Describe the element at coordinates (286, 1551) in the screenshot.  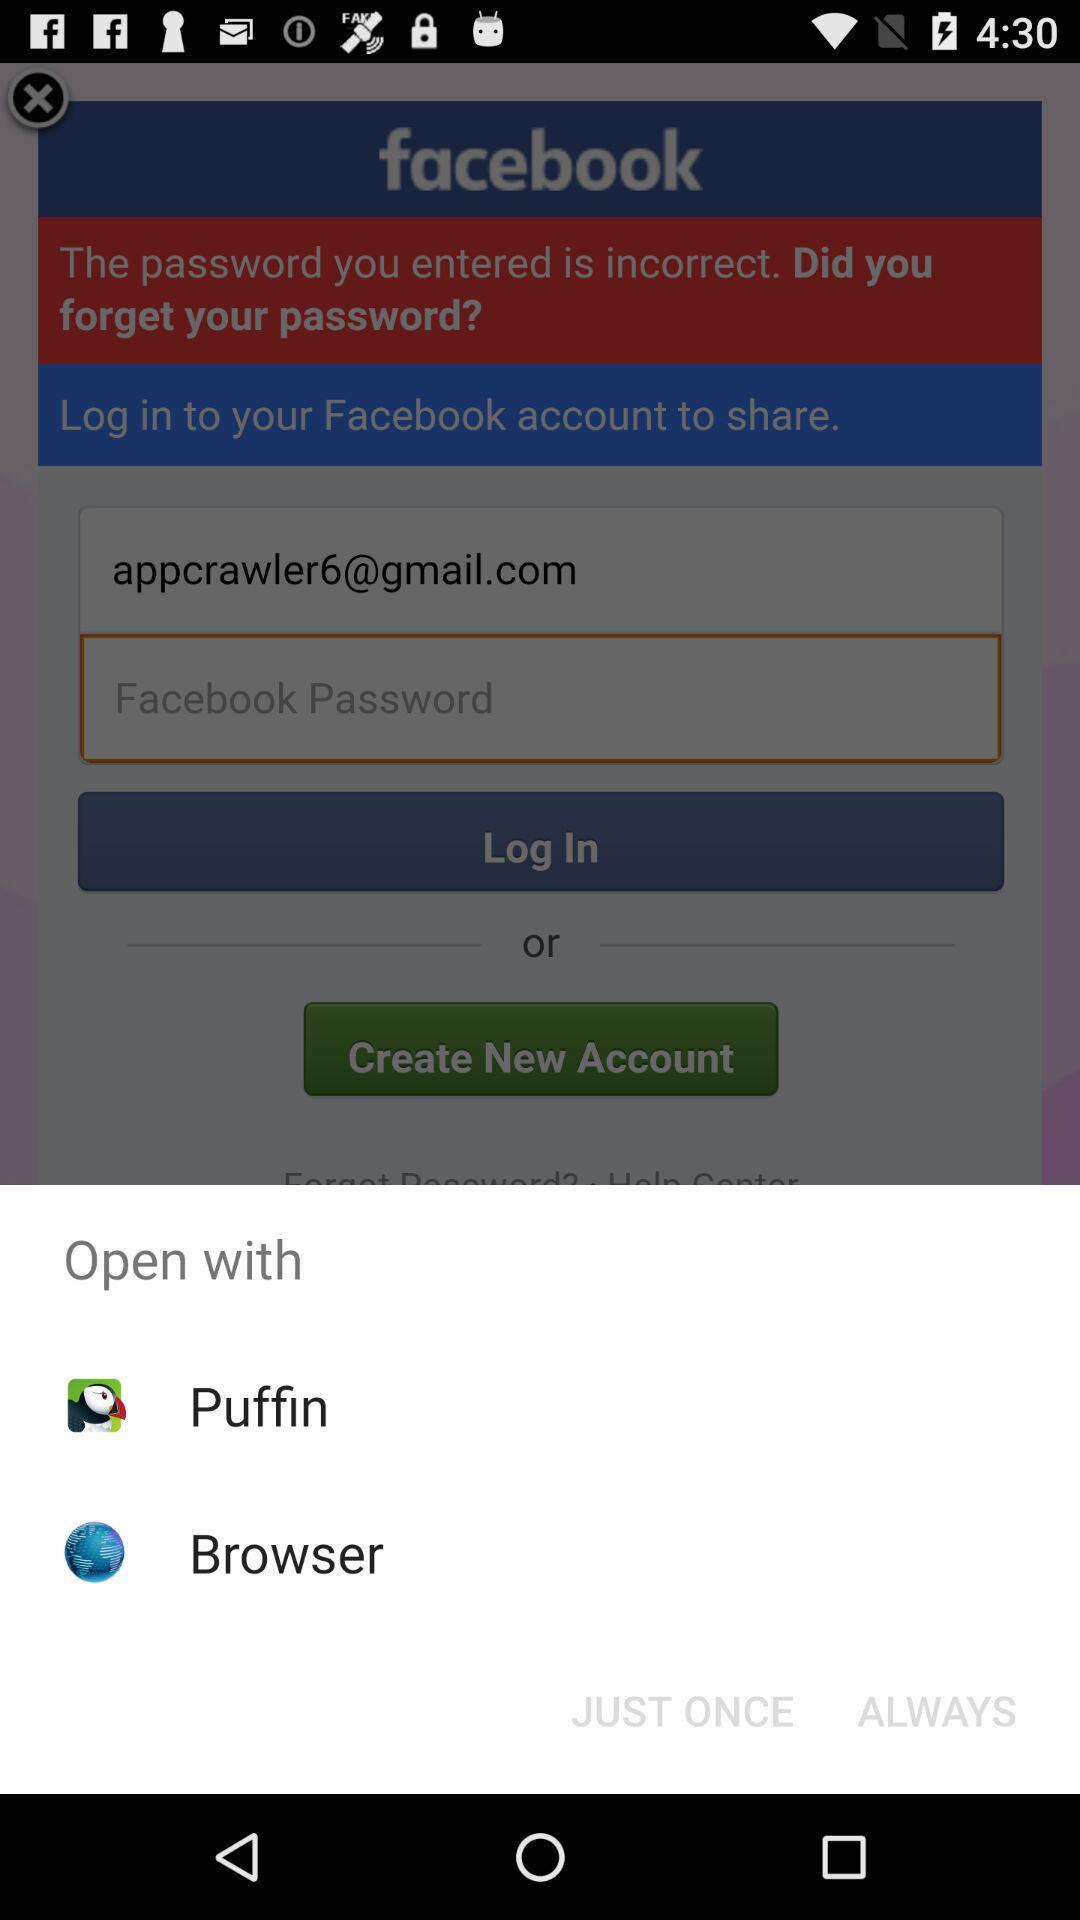
I see `the browser icon` at that location.